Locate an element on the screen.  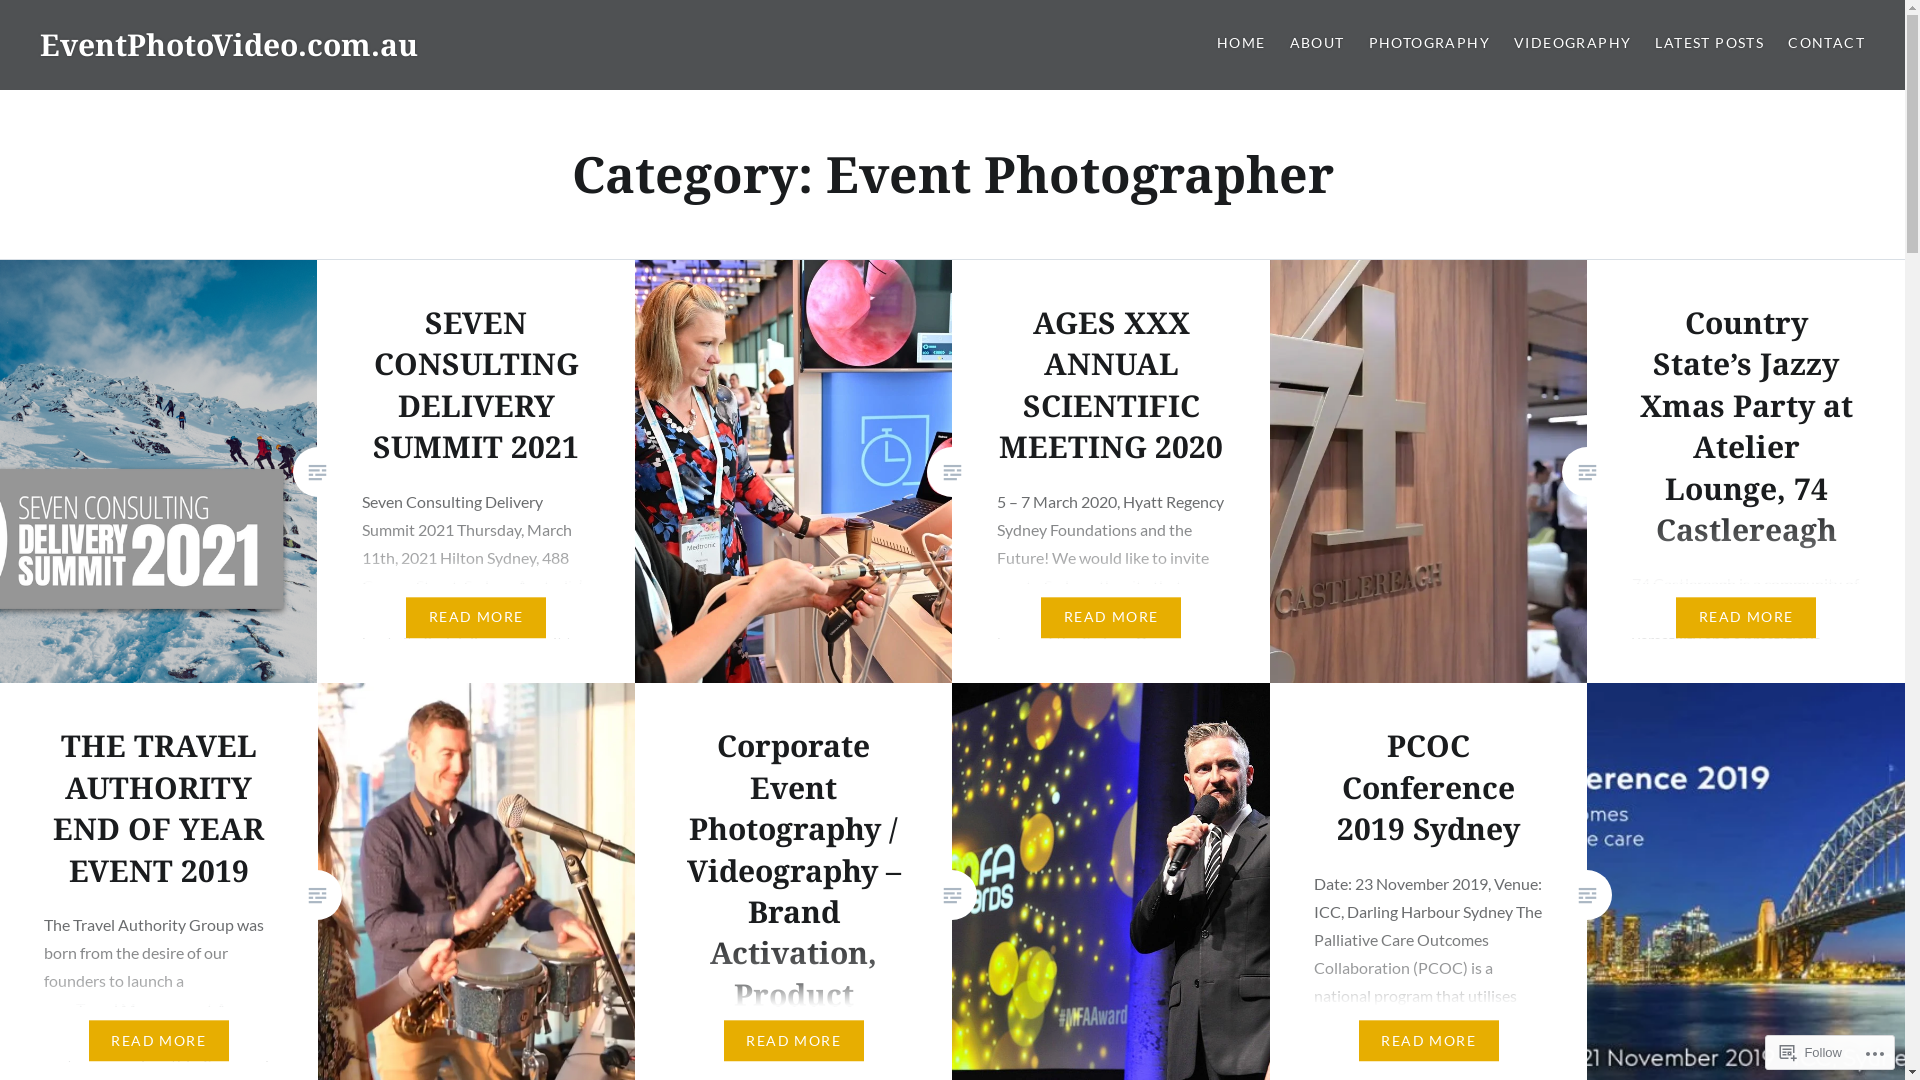
'READ MORE' is located at coordinates (474, 616).